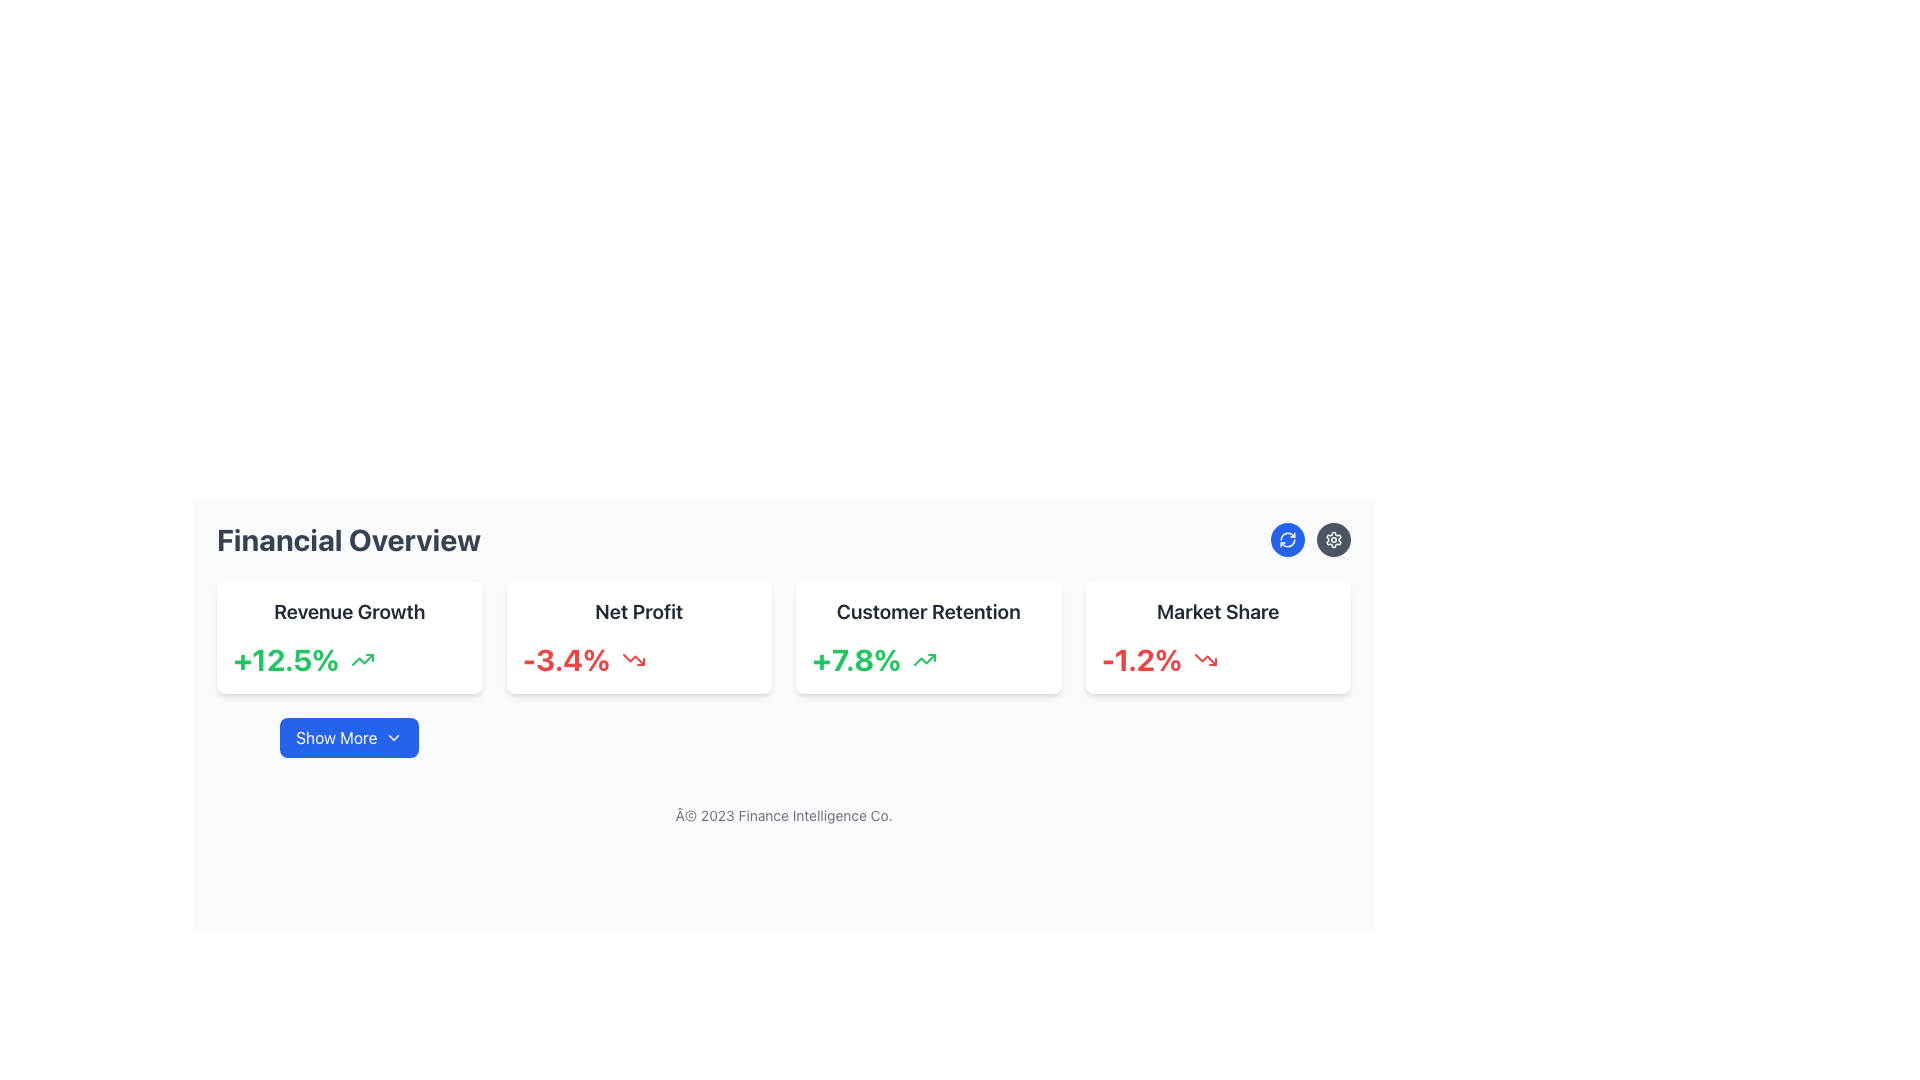 This screenshot has width=1920, height=1080. What do you see at coordinates (638, 611) in the screenshot?
I see `the text label that serves as a title for the financial metric in the second card of the horizontally arranged row` at bounding box center [638, 611].